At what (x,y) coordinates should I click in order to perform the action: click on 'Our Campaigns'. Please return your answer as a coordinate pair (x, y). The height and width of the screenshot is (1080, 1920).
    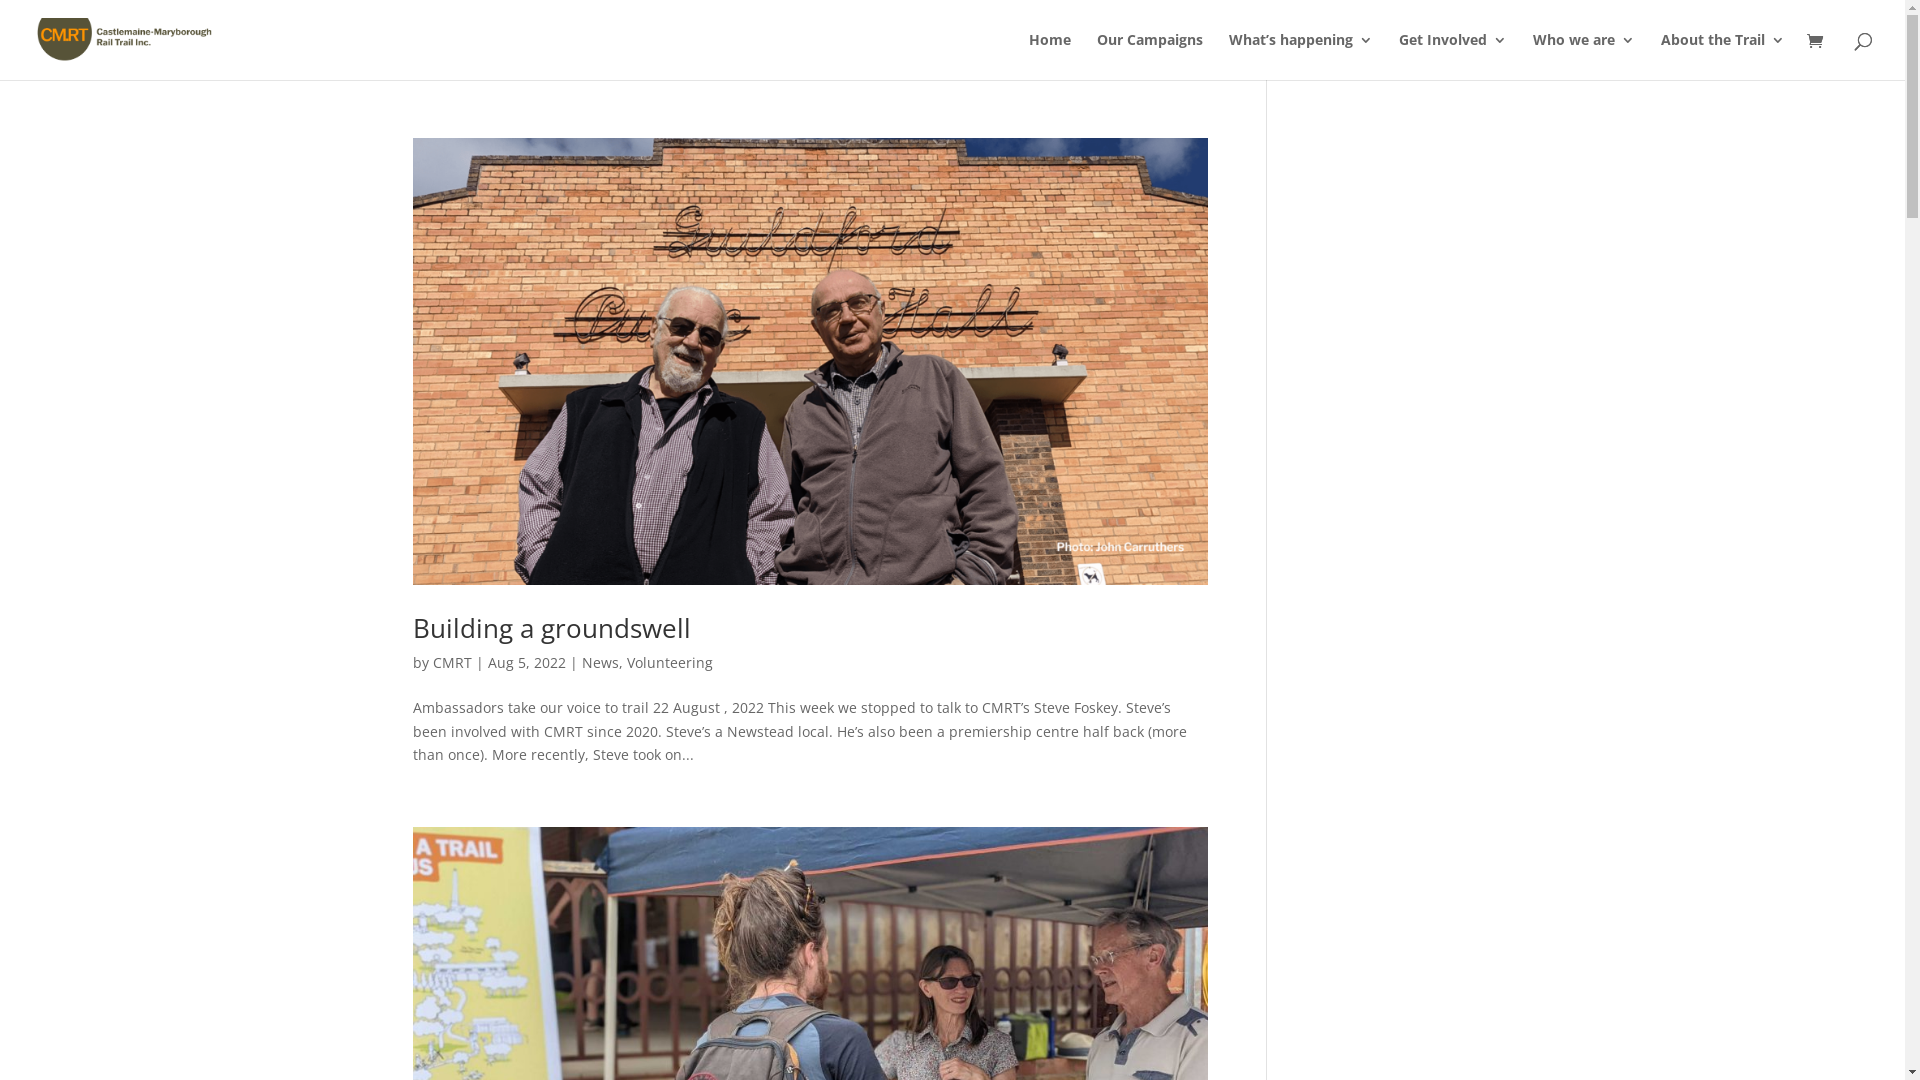
    Looking at the image, I should click on (1150, 55).